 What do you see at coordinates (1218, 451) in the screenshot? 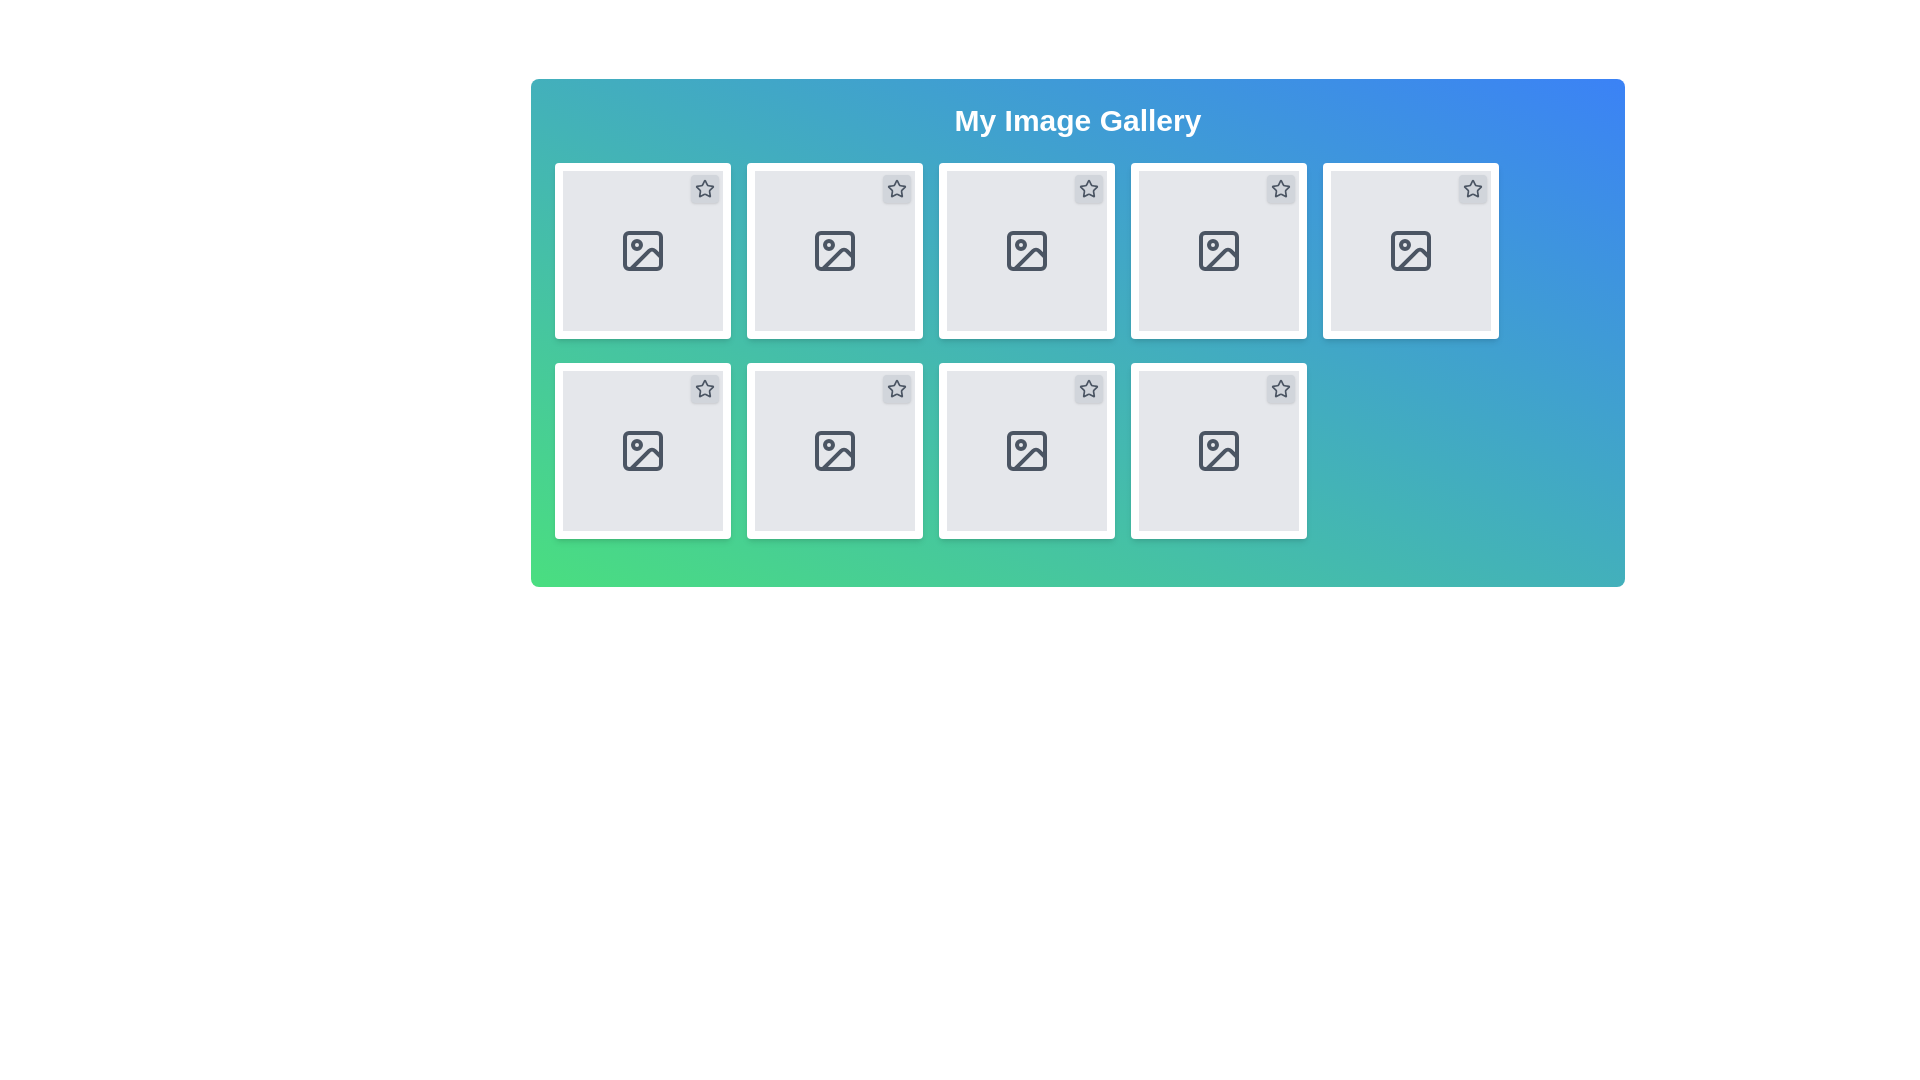
I see `the icon styled as a pictorial representation of an image, which is located in the last column of the second row within the 'My Image Gallery' grid` at bounding box center [1218, 451].